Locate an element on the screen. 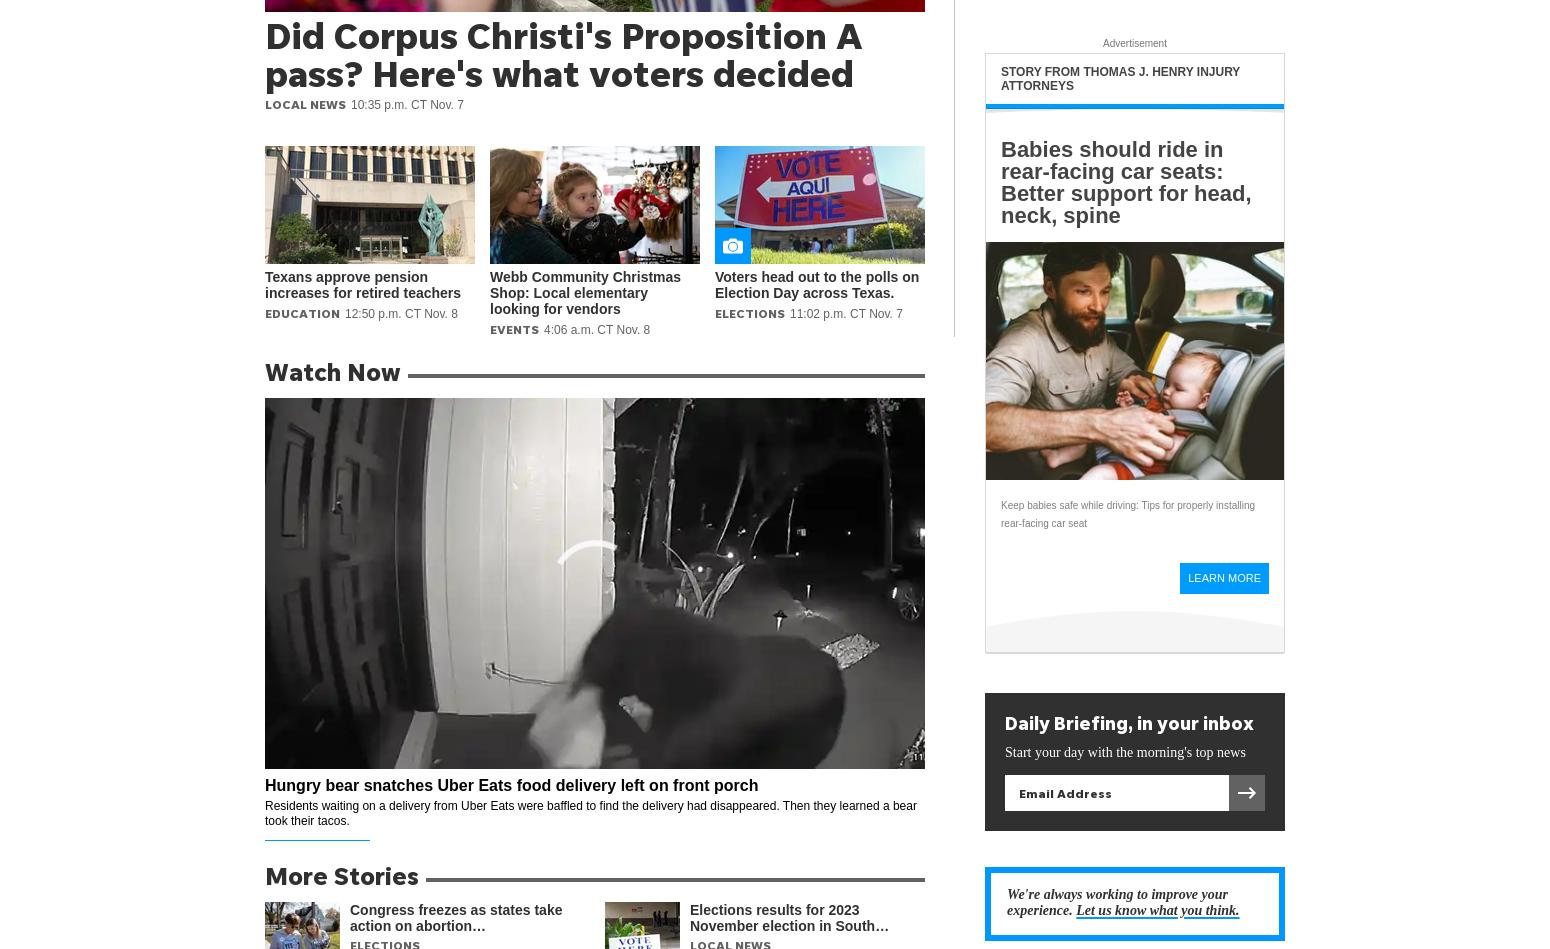 The height and width of the screenshot is (949, 1550). 'Babies should ride in rear-facing car seats: Better support for head, neck, spine' is located at coordinates (999, 181).